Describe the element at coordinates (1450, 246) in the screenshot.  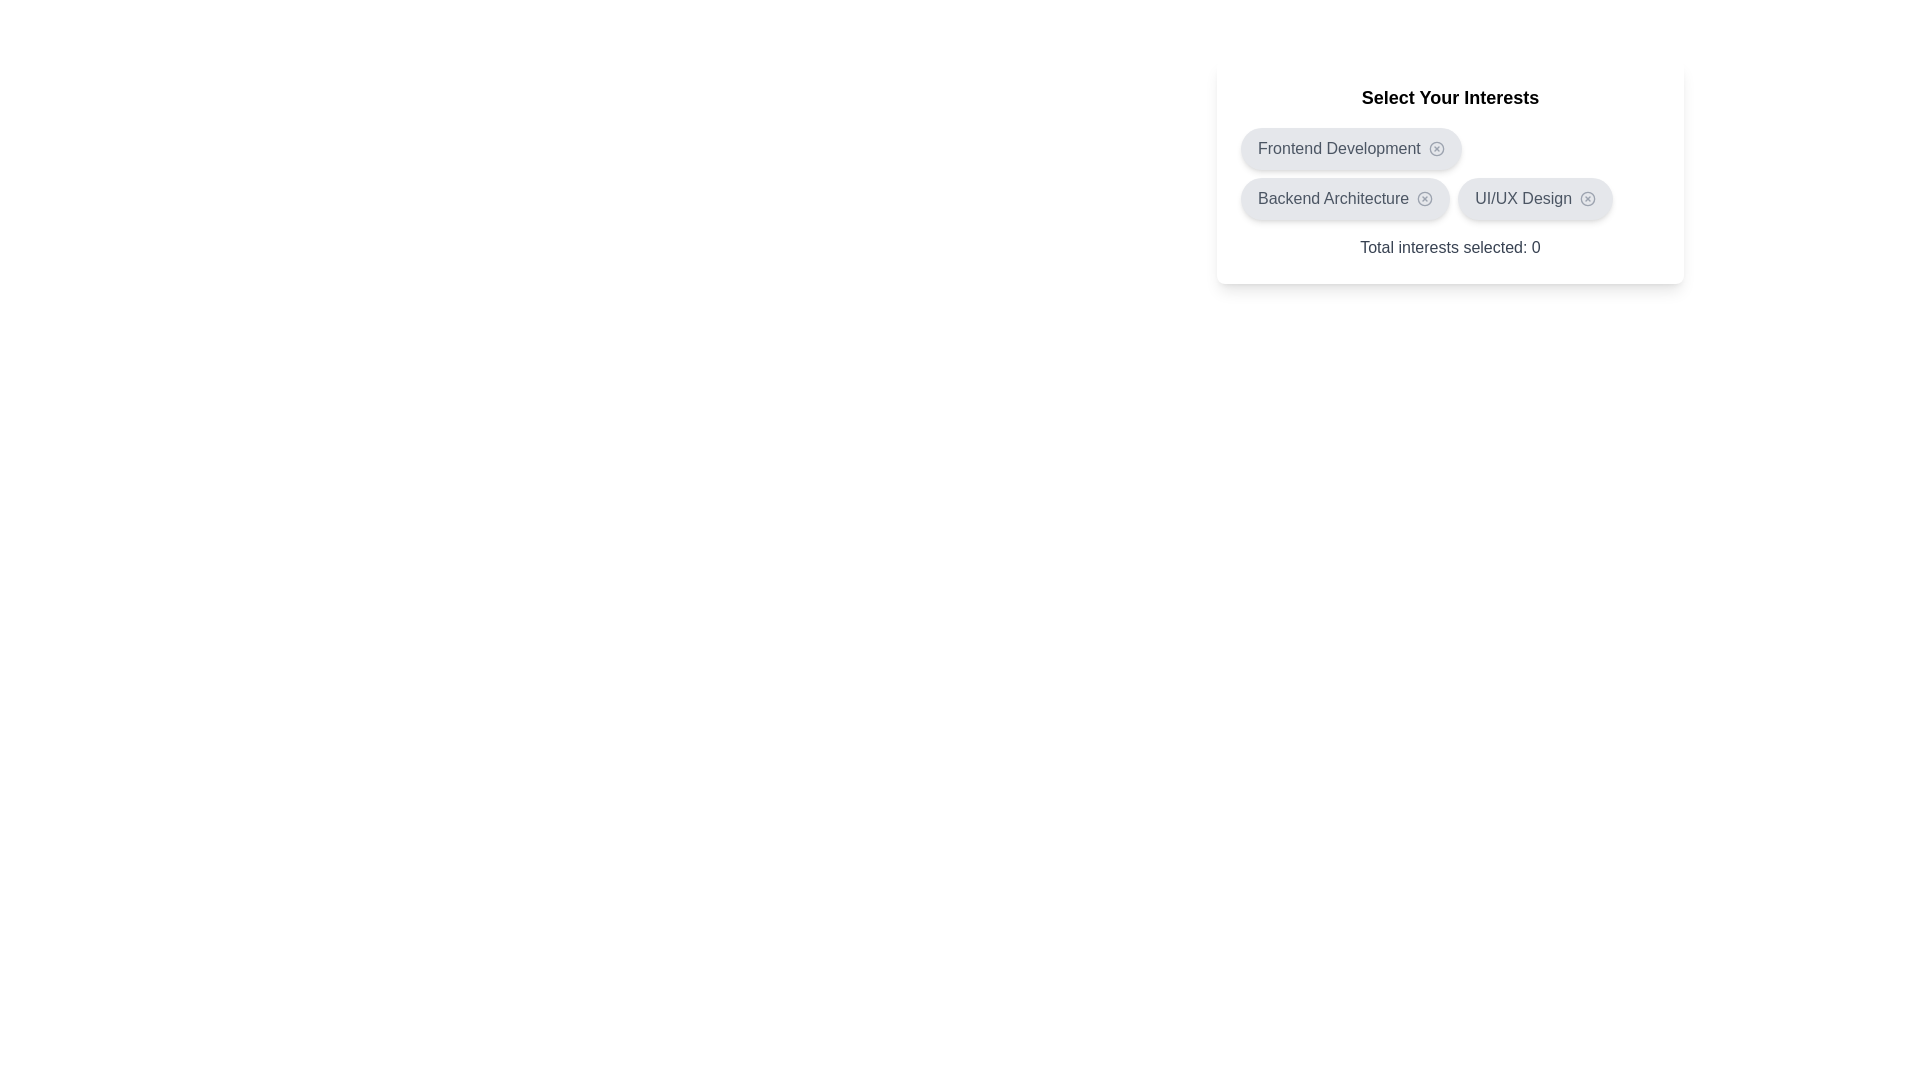
I see `the static text label that summarizes the total number of selected interests, located at the bottom of the card interface below the selectable interest options` at that location.